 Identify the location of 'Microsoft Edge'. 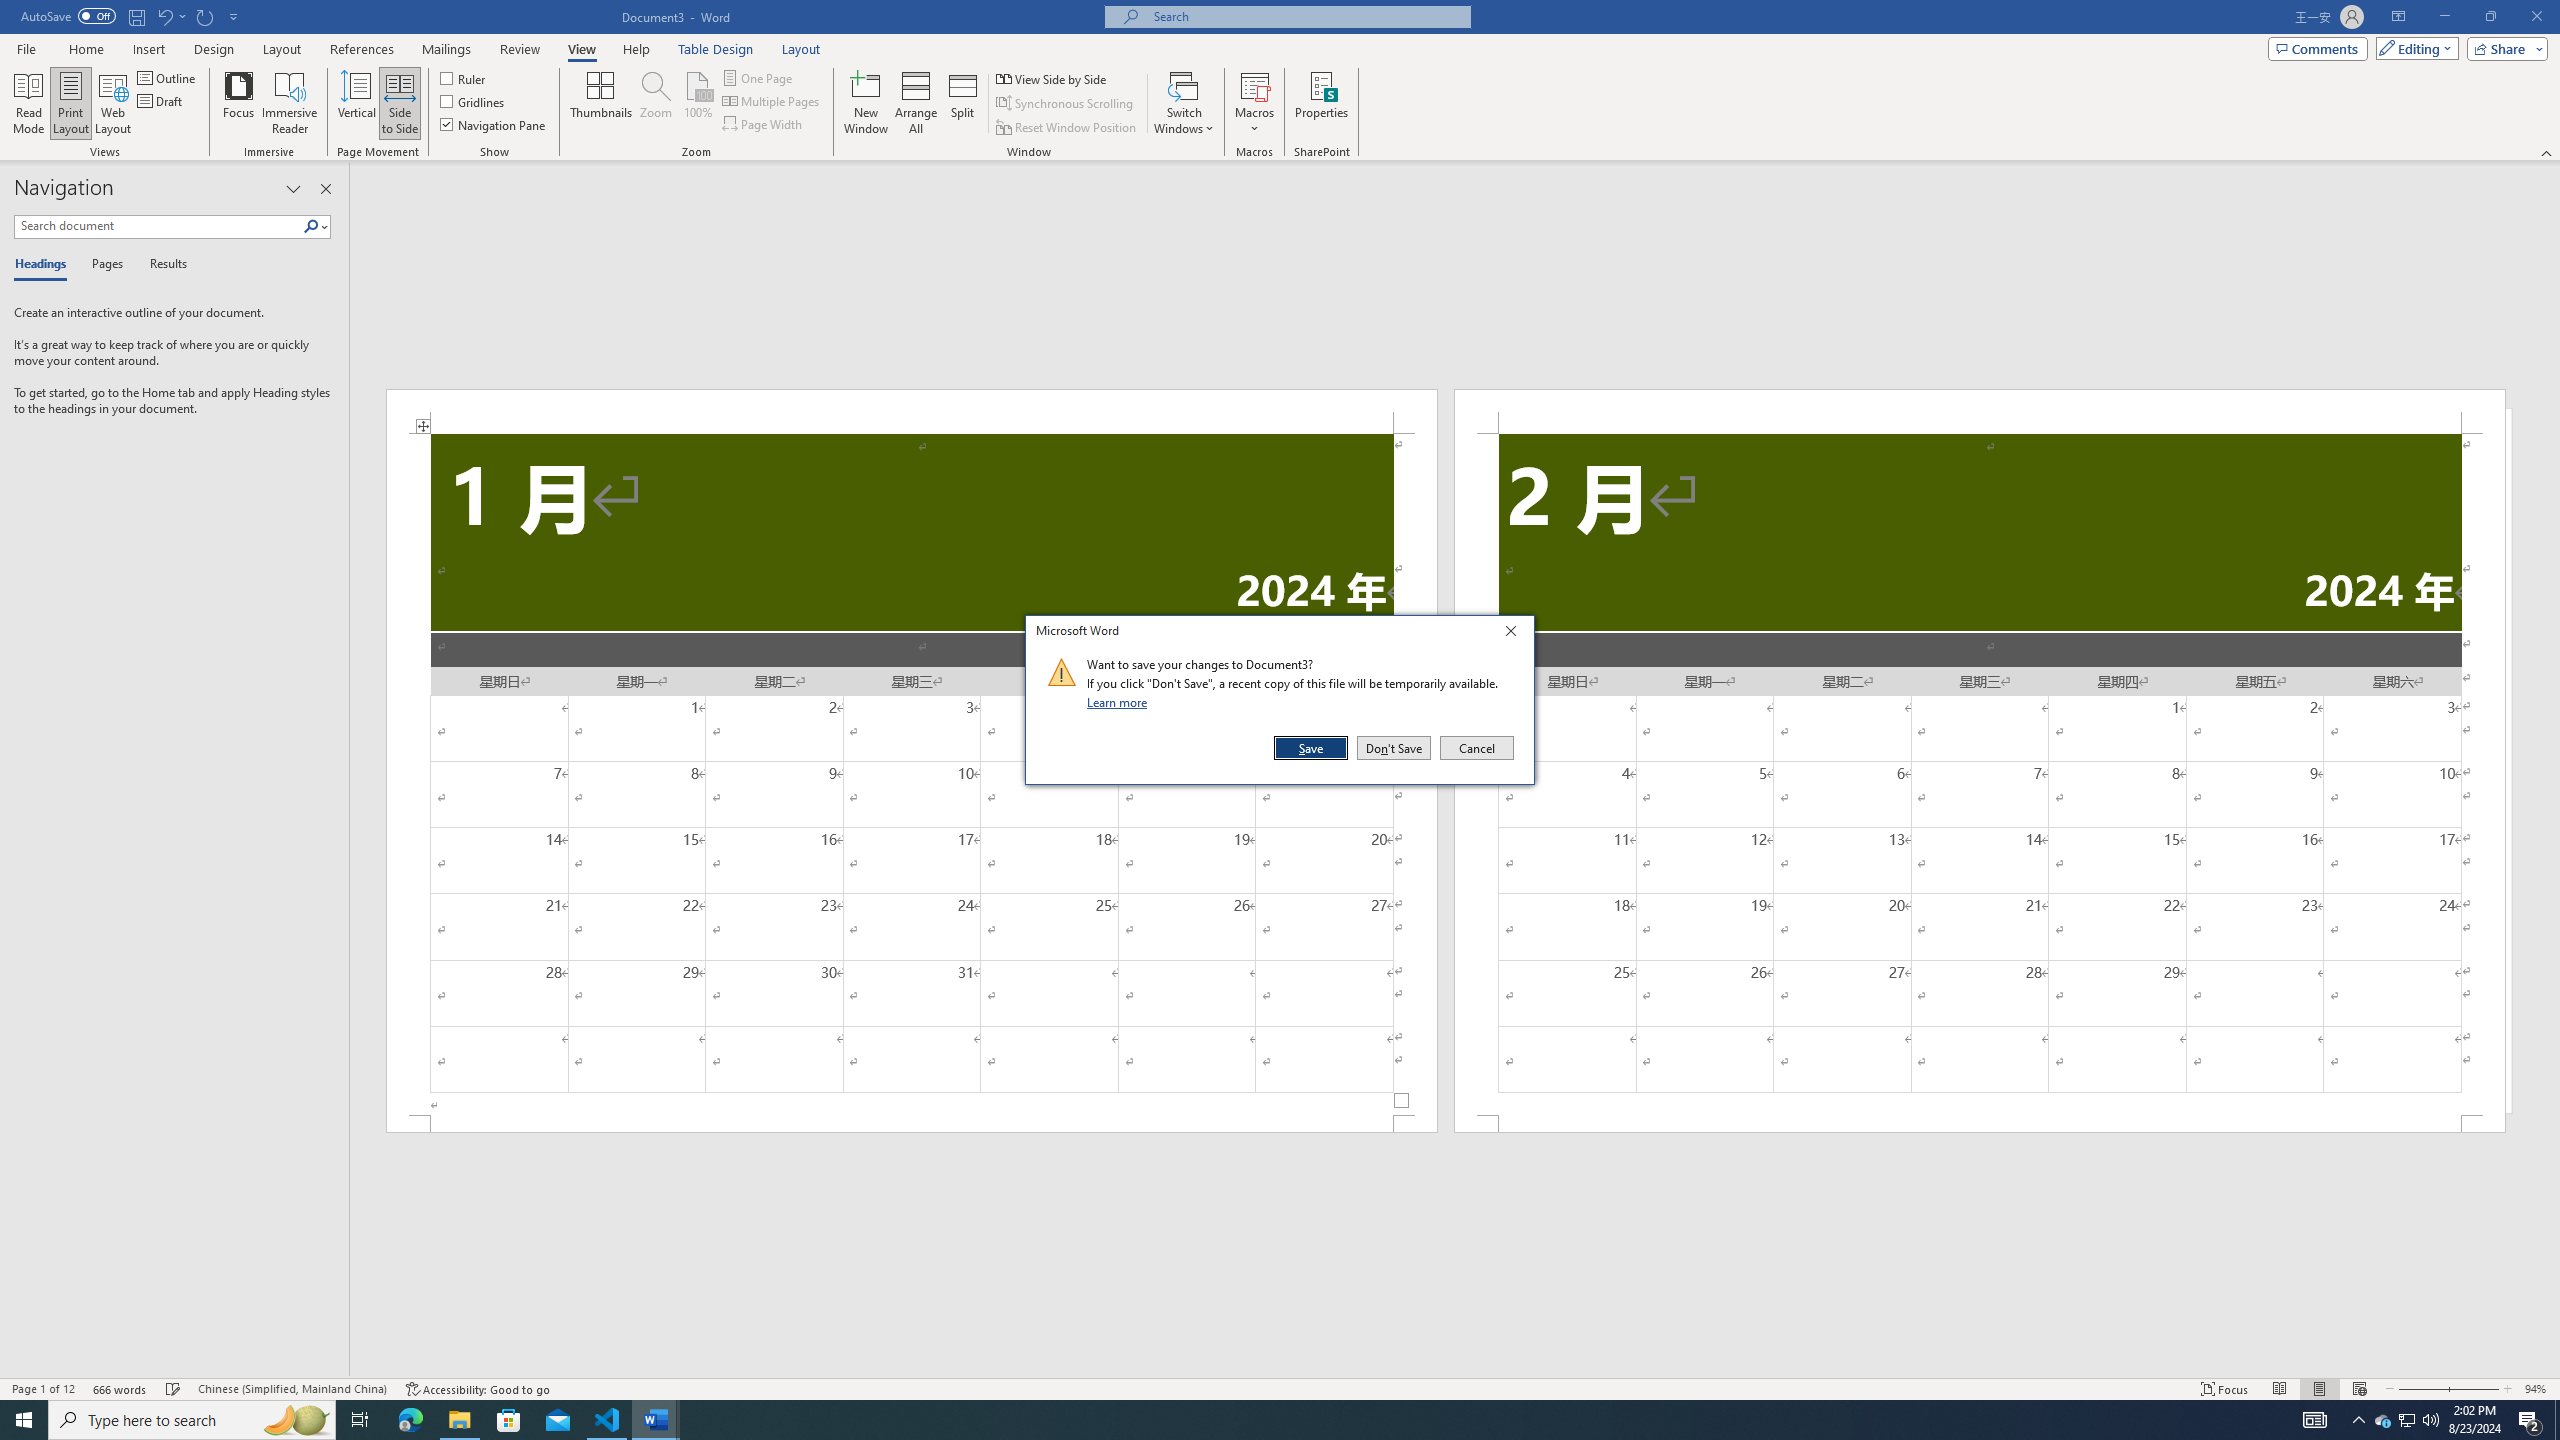
(409, 1418).